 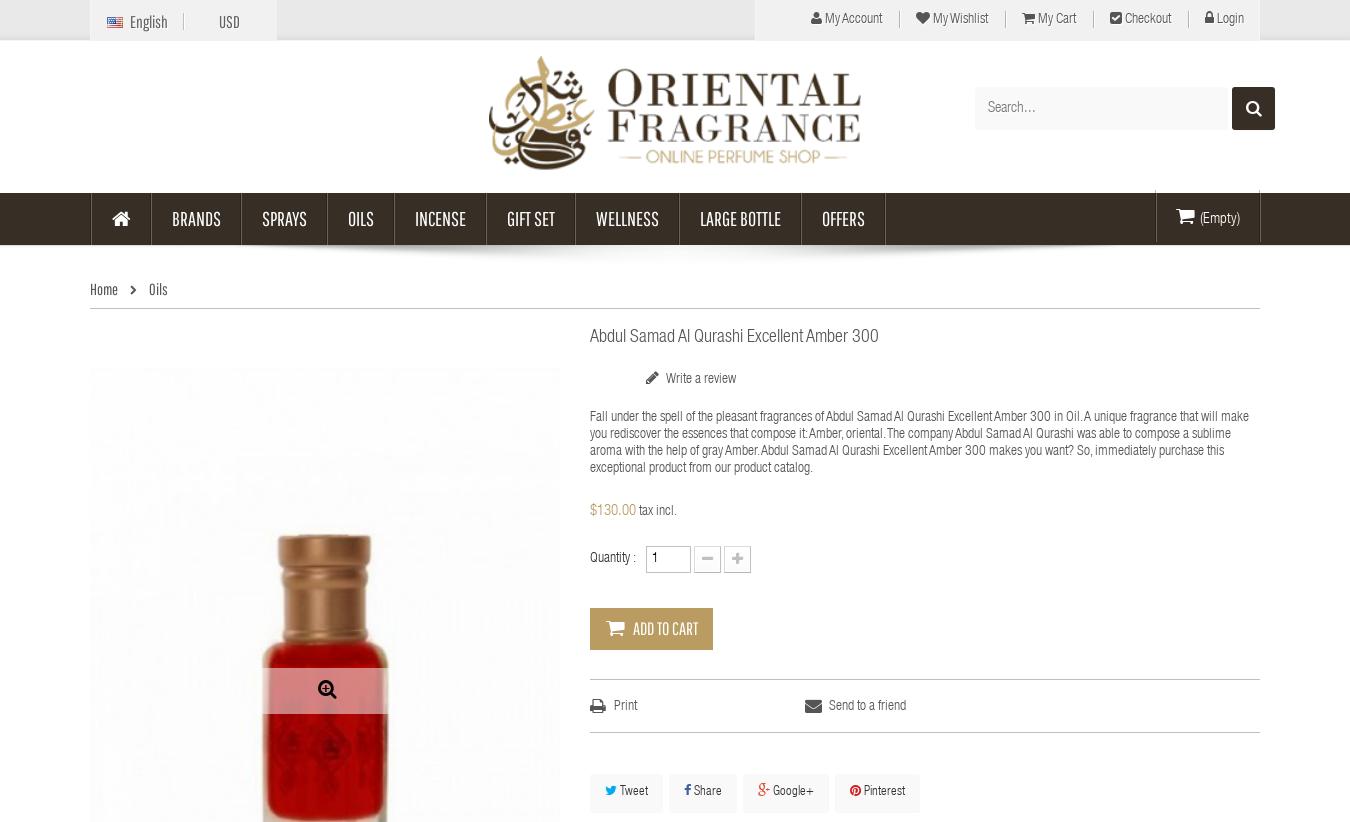 What do you see at coordinates (705, 792) in the screenshot?
I see `'Share'` at bounding box center [705, 792].